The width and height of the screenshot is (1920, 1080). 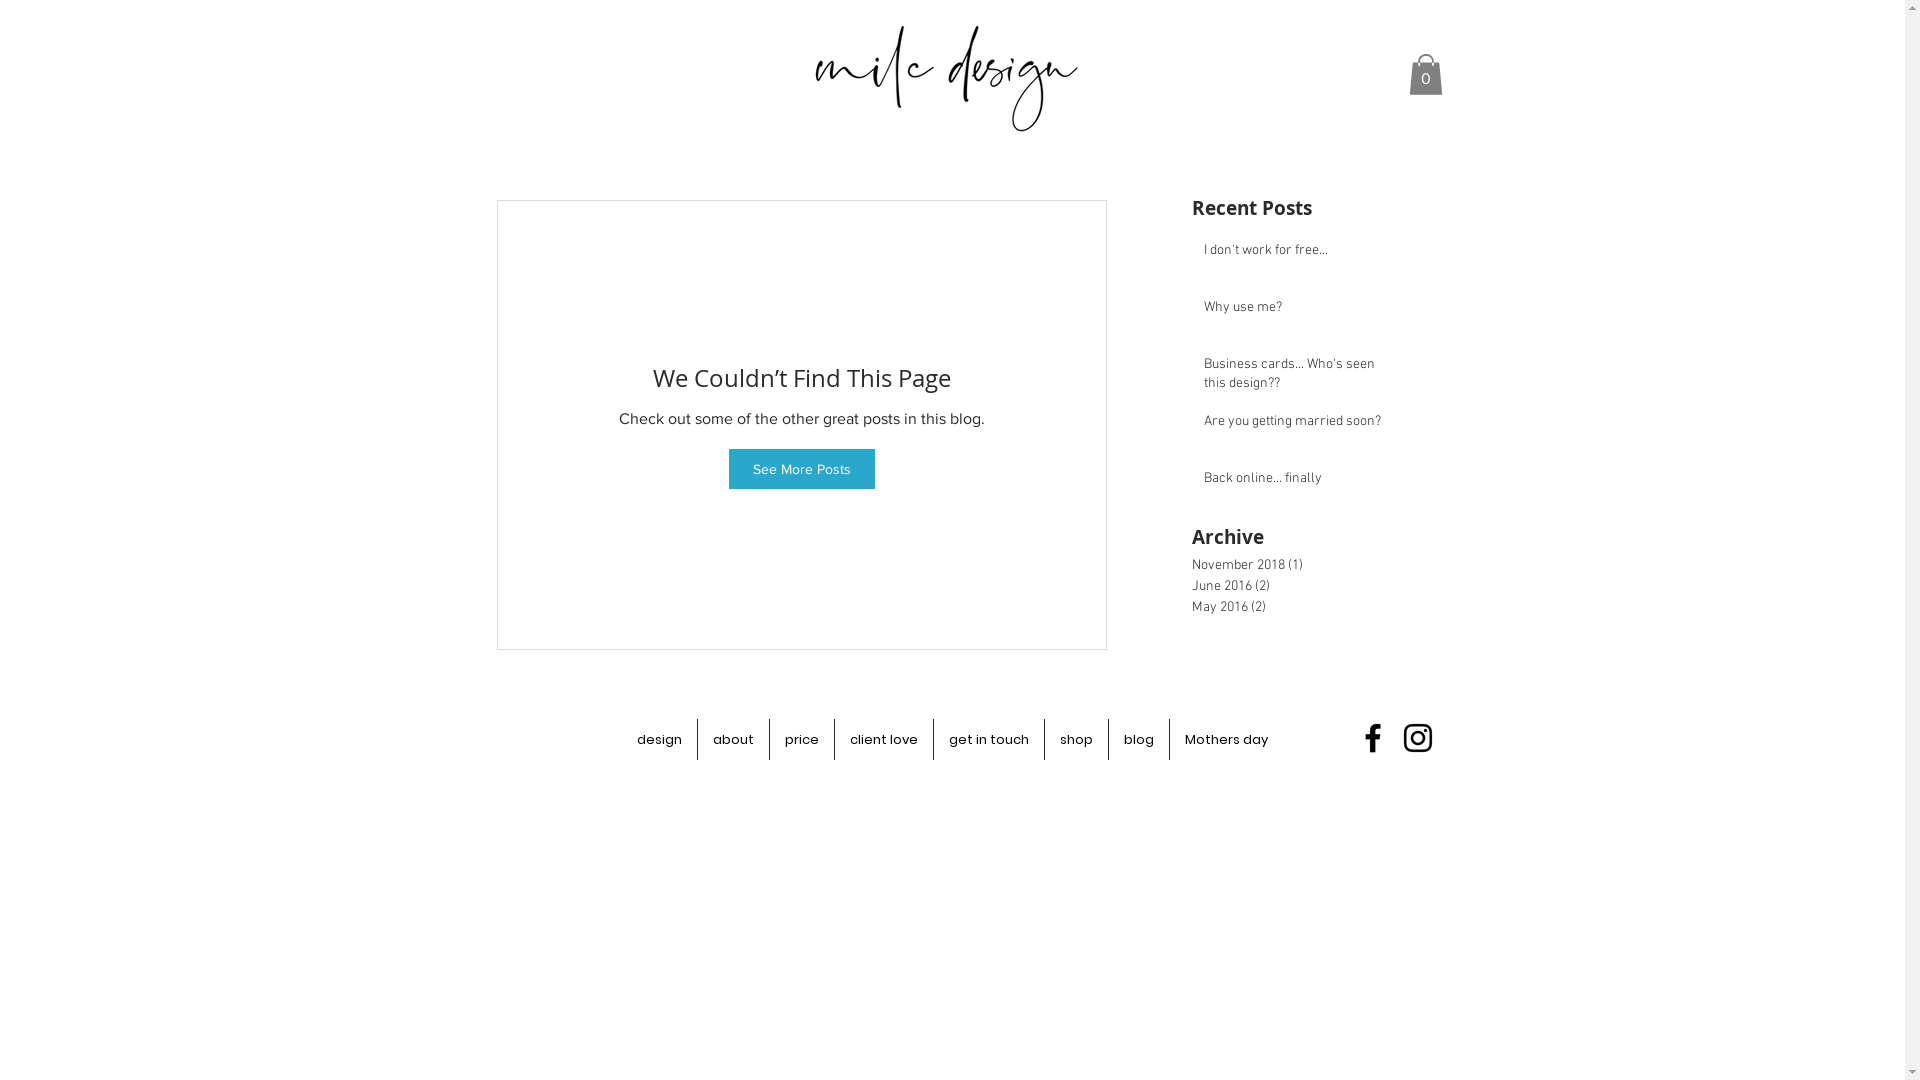 I want to click on 'November 2018 (1)', so click(x=1296, y=565).